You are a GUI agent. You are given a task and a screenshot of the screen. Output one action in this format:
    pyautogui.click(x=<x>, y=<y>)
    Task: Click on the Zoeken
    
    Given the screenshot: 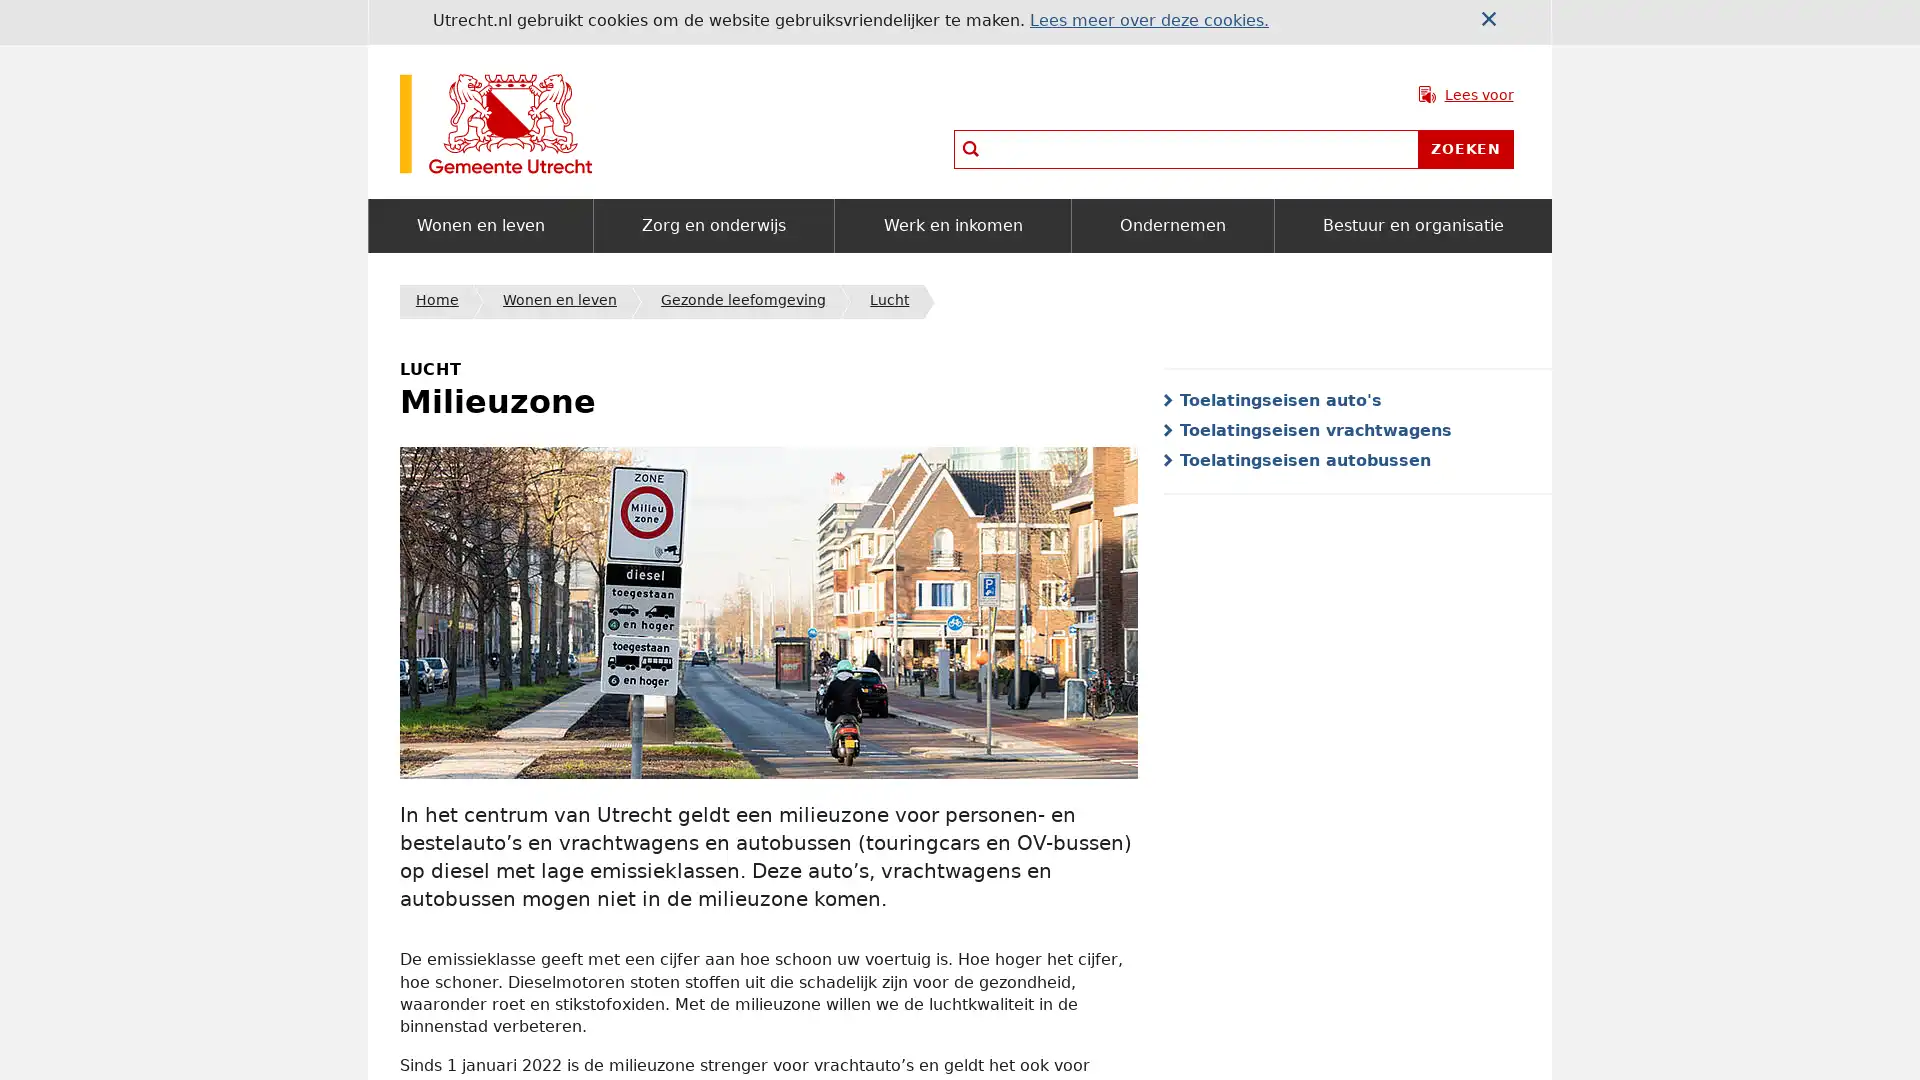 What is the action you would take?
    pyautogui.click(x=1465, y=148)
    